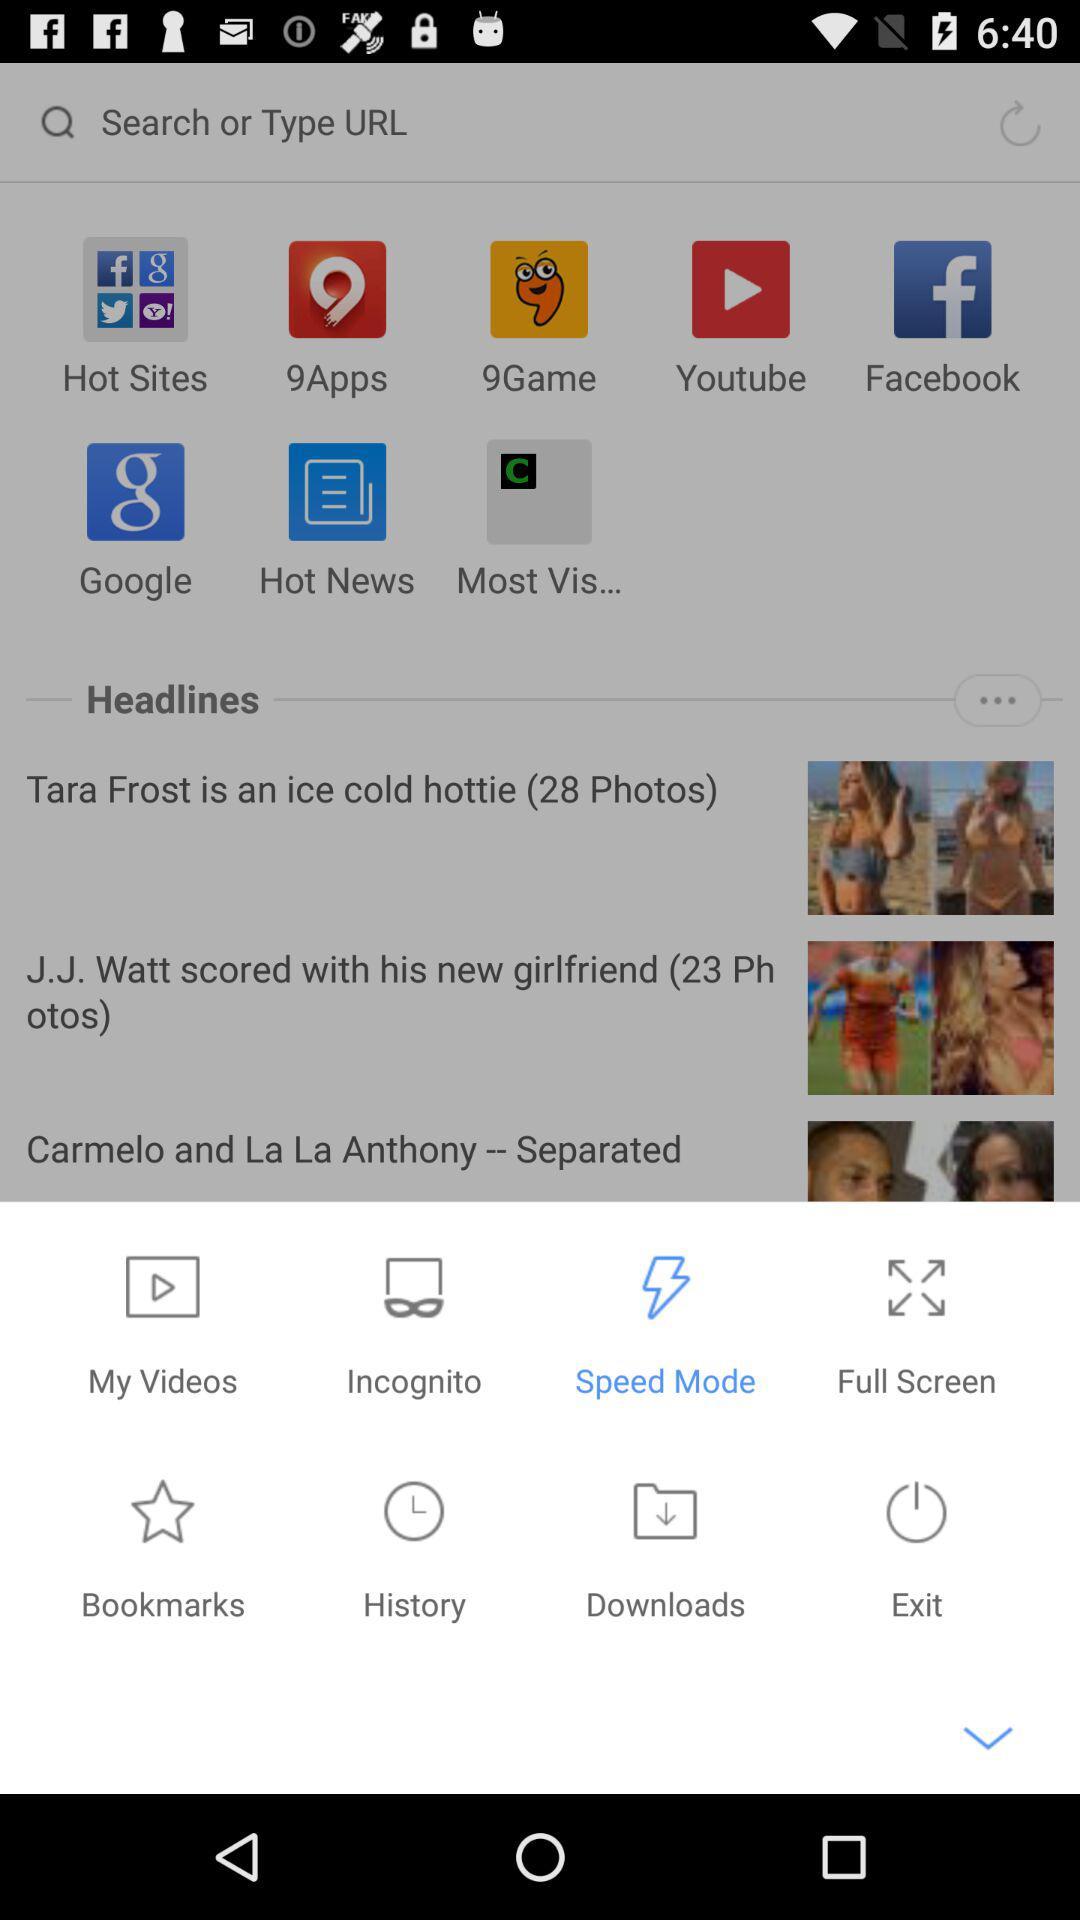 This screenshot has width=1080, height=1920. I want to click on the expand_more icon, so click(987, 1859).